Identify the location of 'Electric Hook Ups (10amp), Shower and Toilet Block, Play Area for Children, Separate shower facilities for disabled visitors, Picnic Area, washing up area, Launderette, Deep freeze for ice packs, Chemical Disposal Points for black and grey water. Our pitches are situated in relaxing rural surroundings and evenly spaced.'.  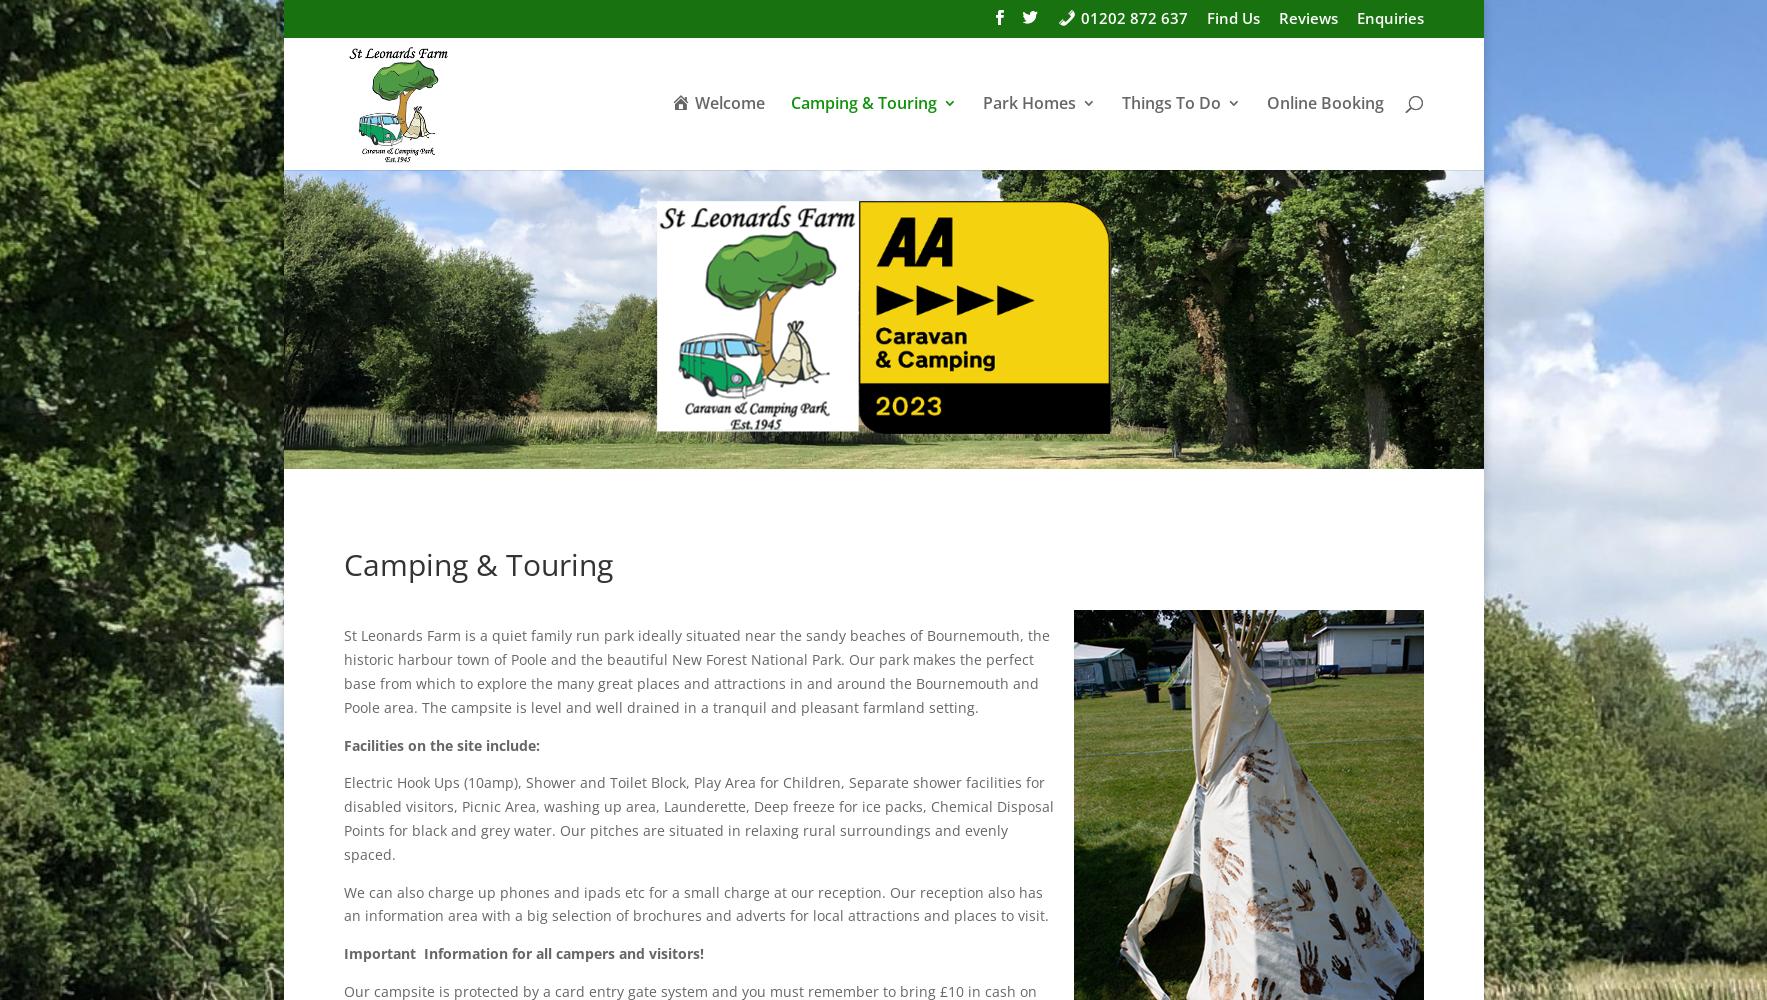
(696, 817).